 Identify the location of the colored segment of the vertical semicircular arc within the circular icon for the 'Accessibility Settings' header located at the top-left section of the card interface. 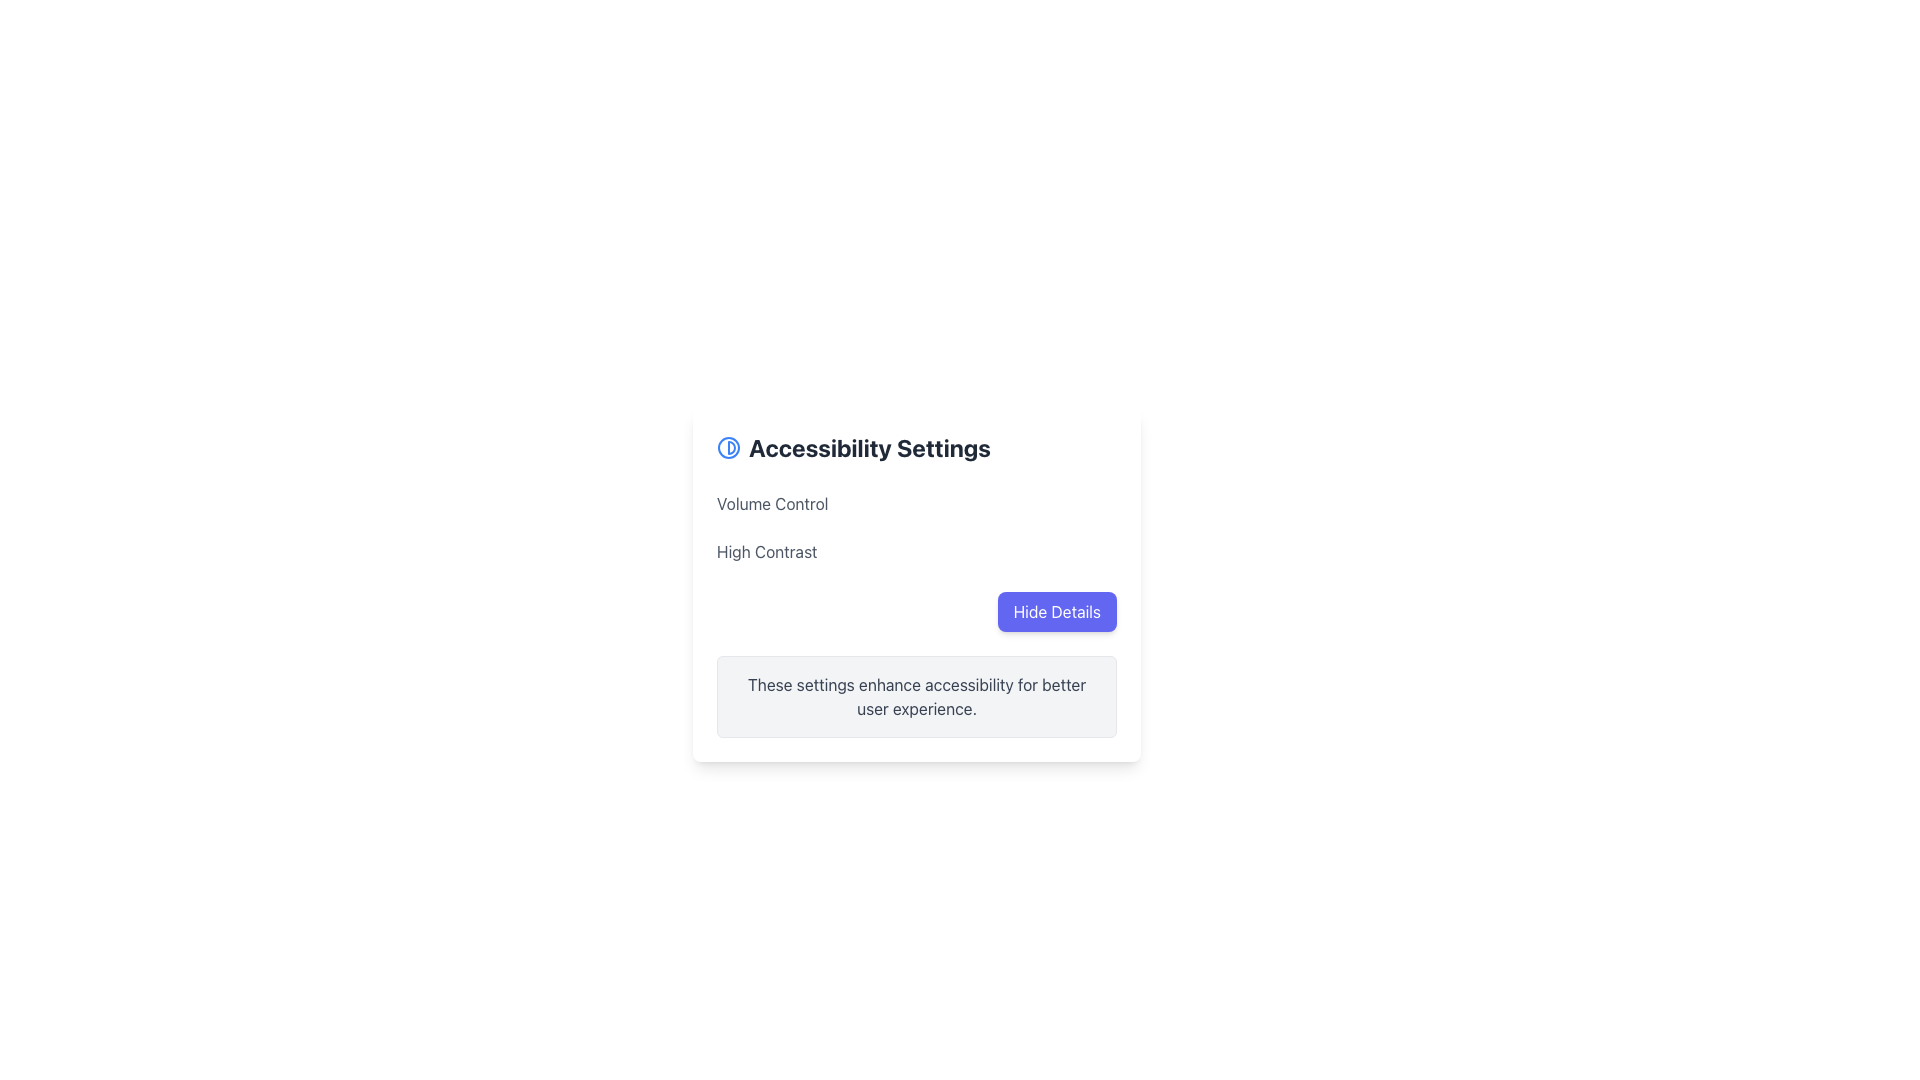
(730, 446).